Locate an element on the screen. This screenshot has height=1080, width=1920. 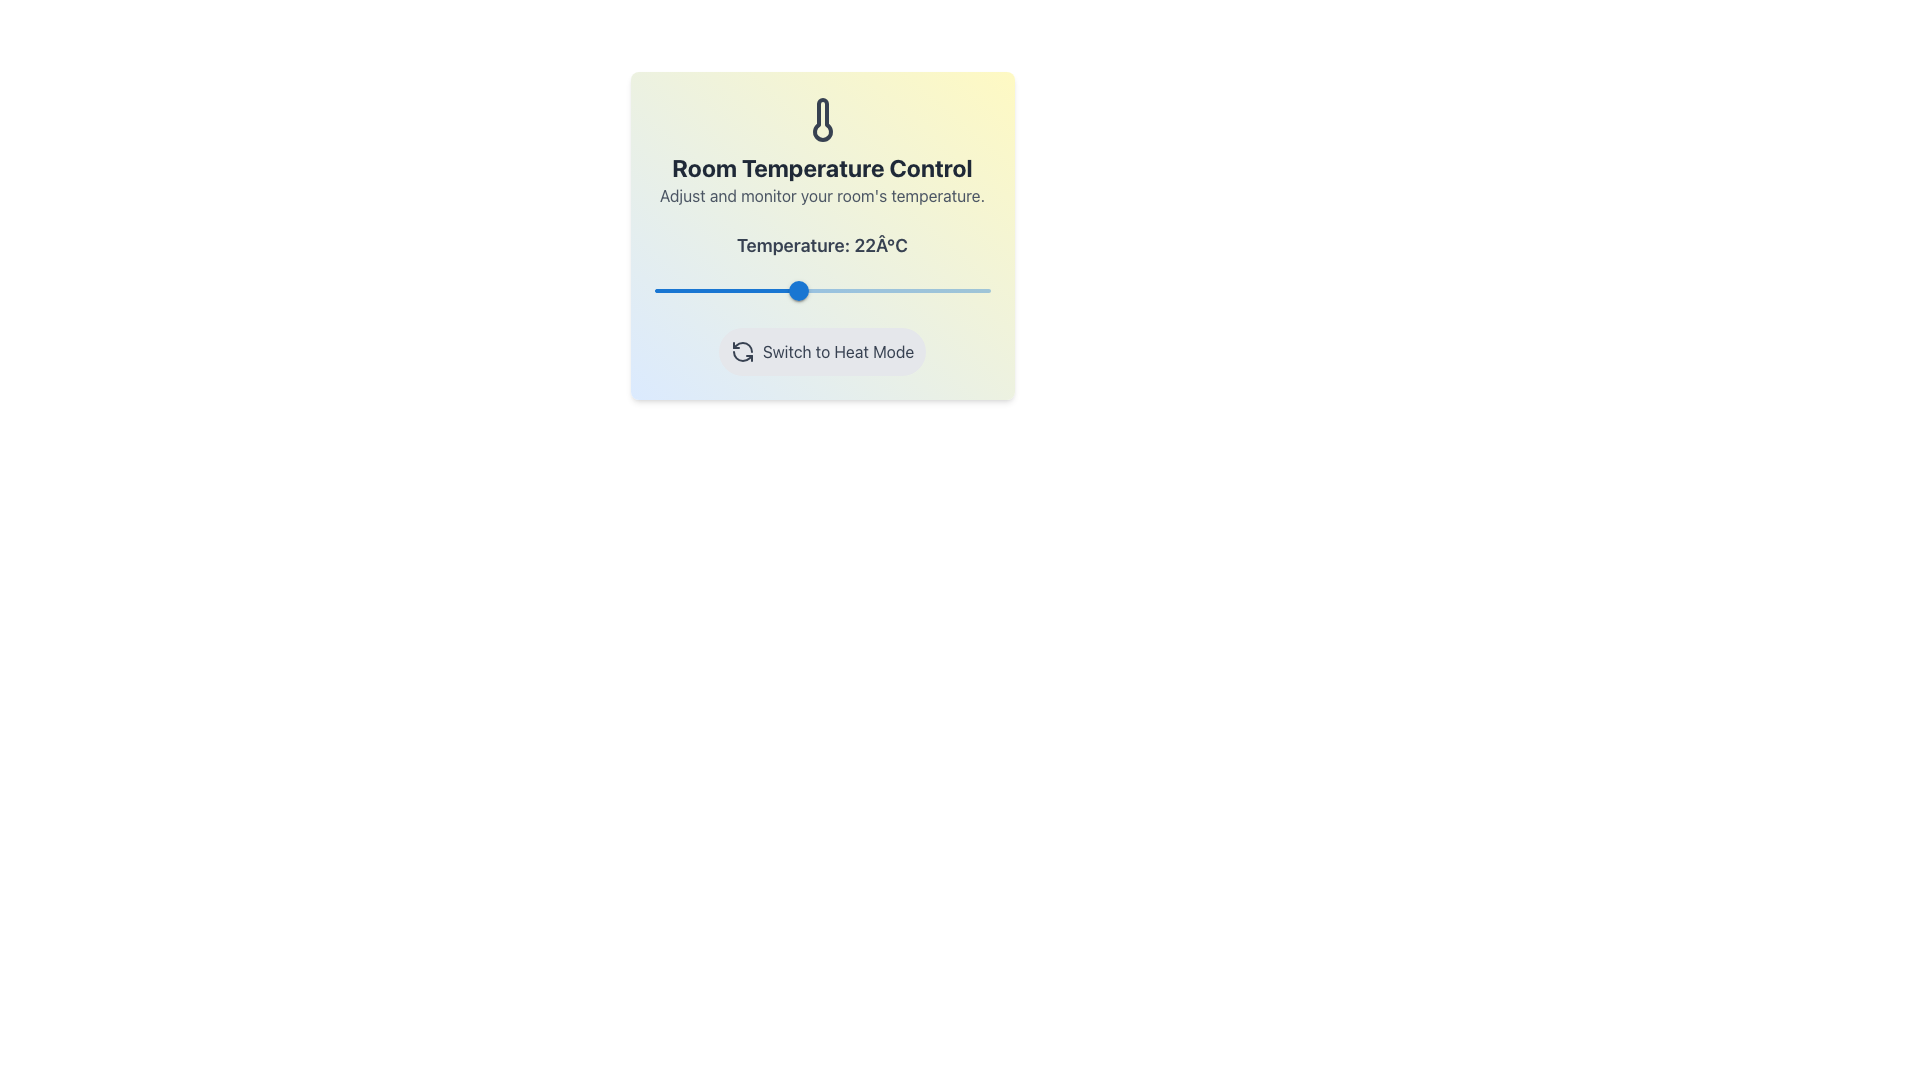
the temperature is located at coordinates (688, 290).